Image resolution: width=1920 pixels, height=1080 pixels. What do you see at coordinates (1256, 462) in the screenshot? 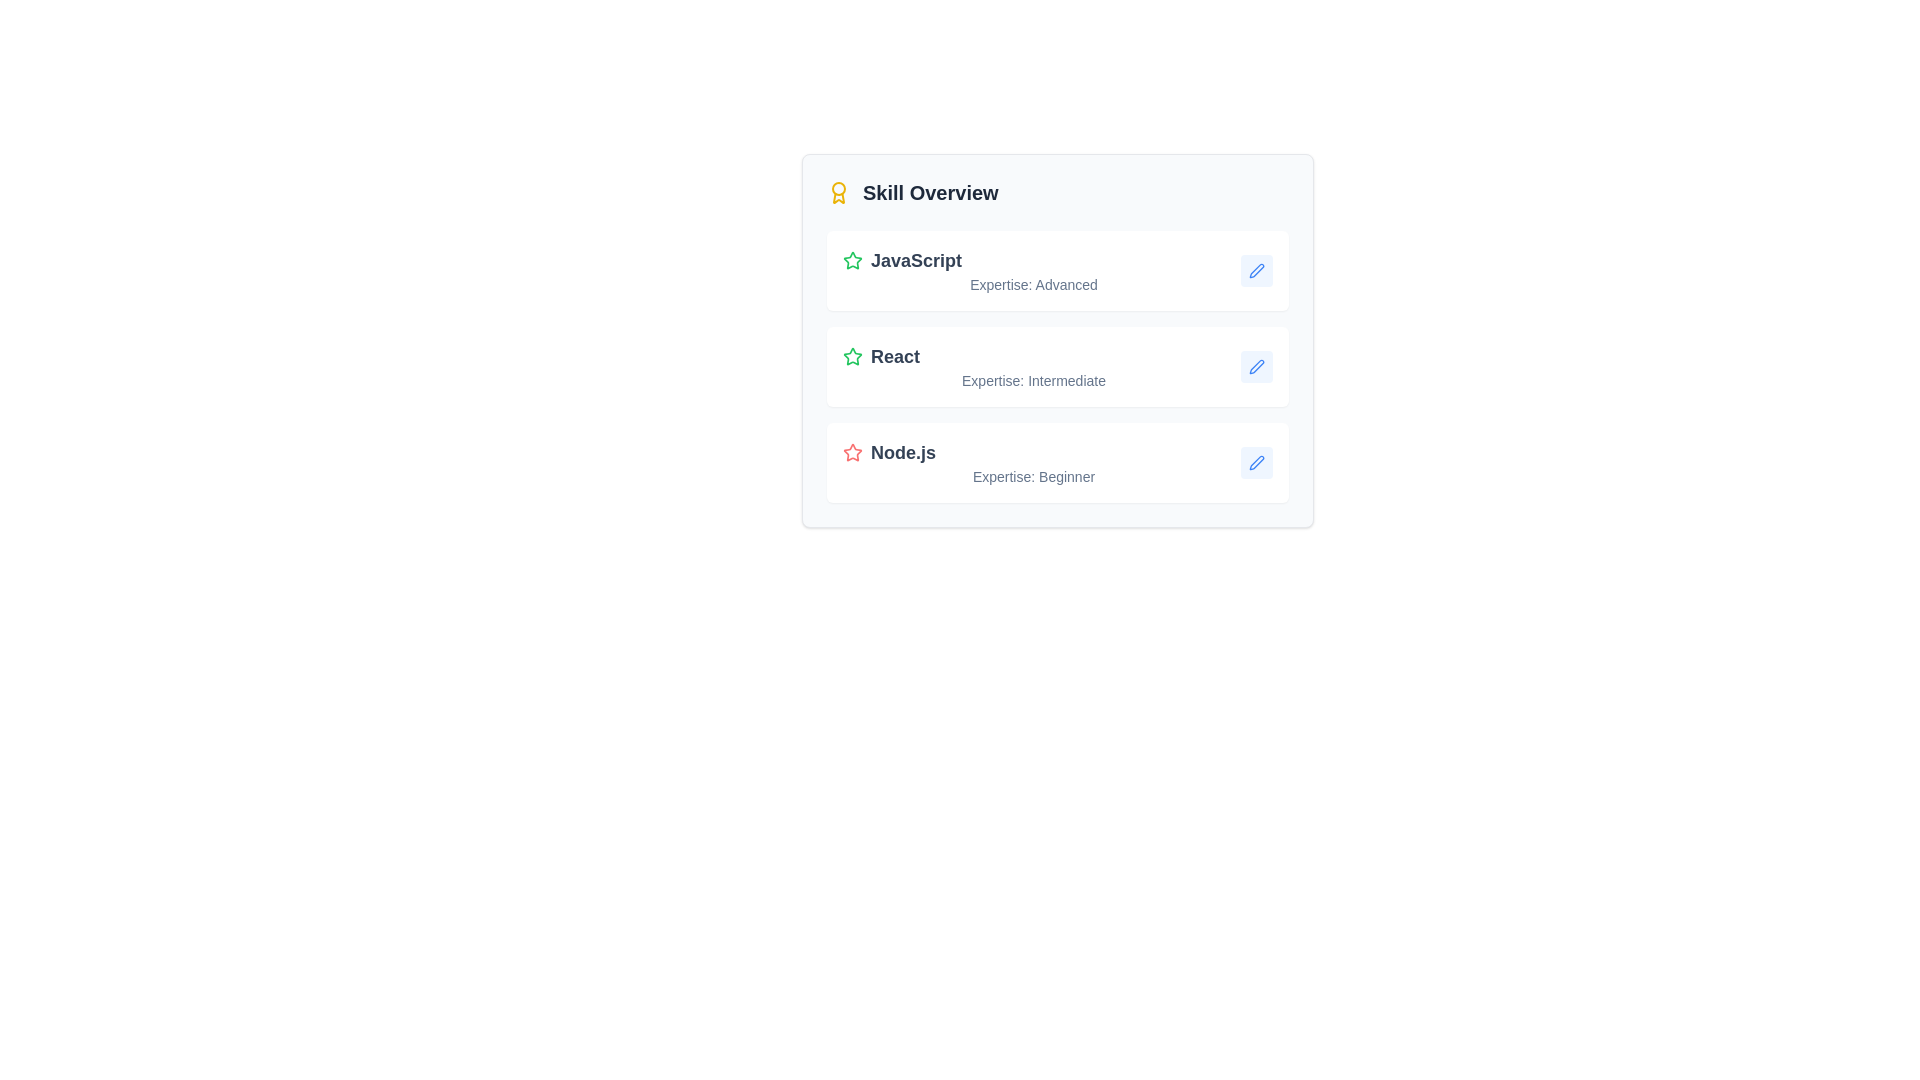
I see `the pen icon located at the bottom-right of the 'Node.js' skill card to initiate editing` at bounding box center [1256, 462].